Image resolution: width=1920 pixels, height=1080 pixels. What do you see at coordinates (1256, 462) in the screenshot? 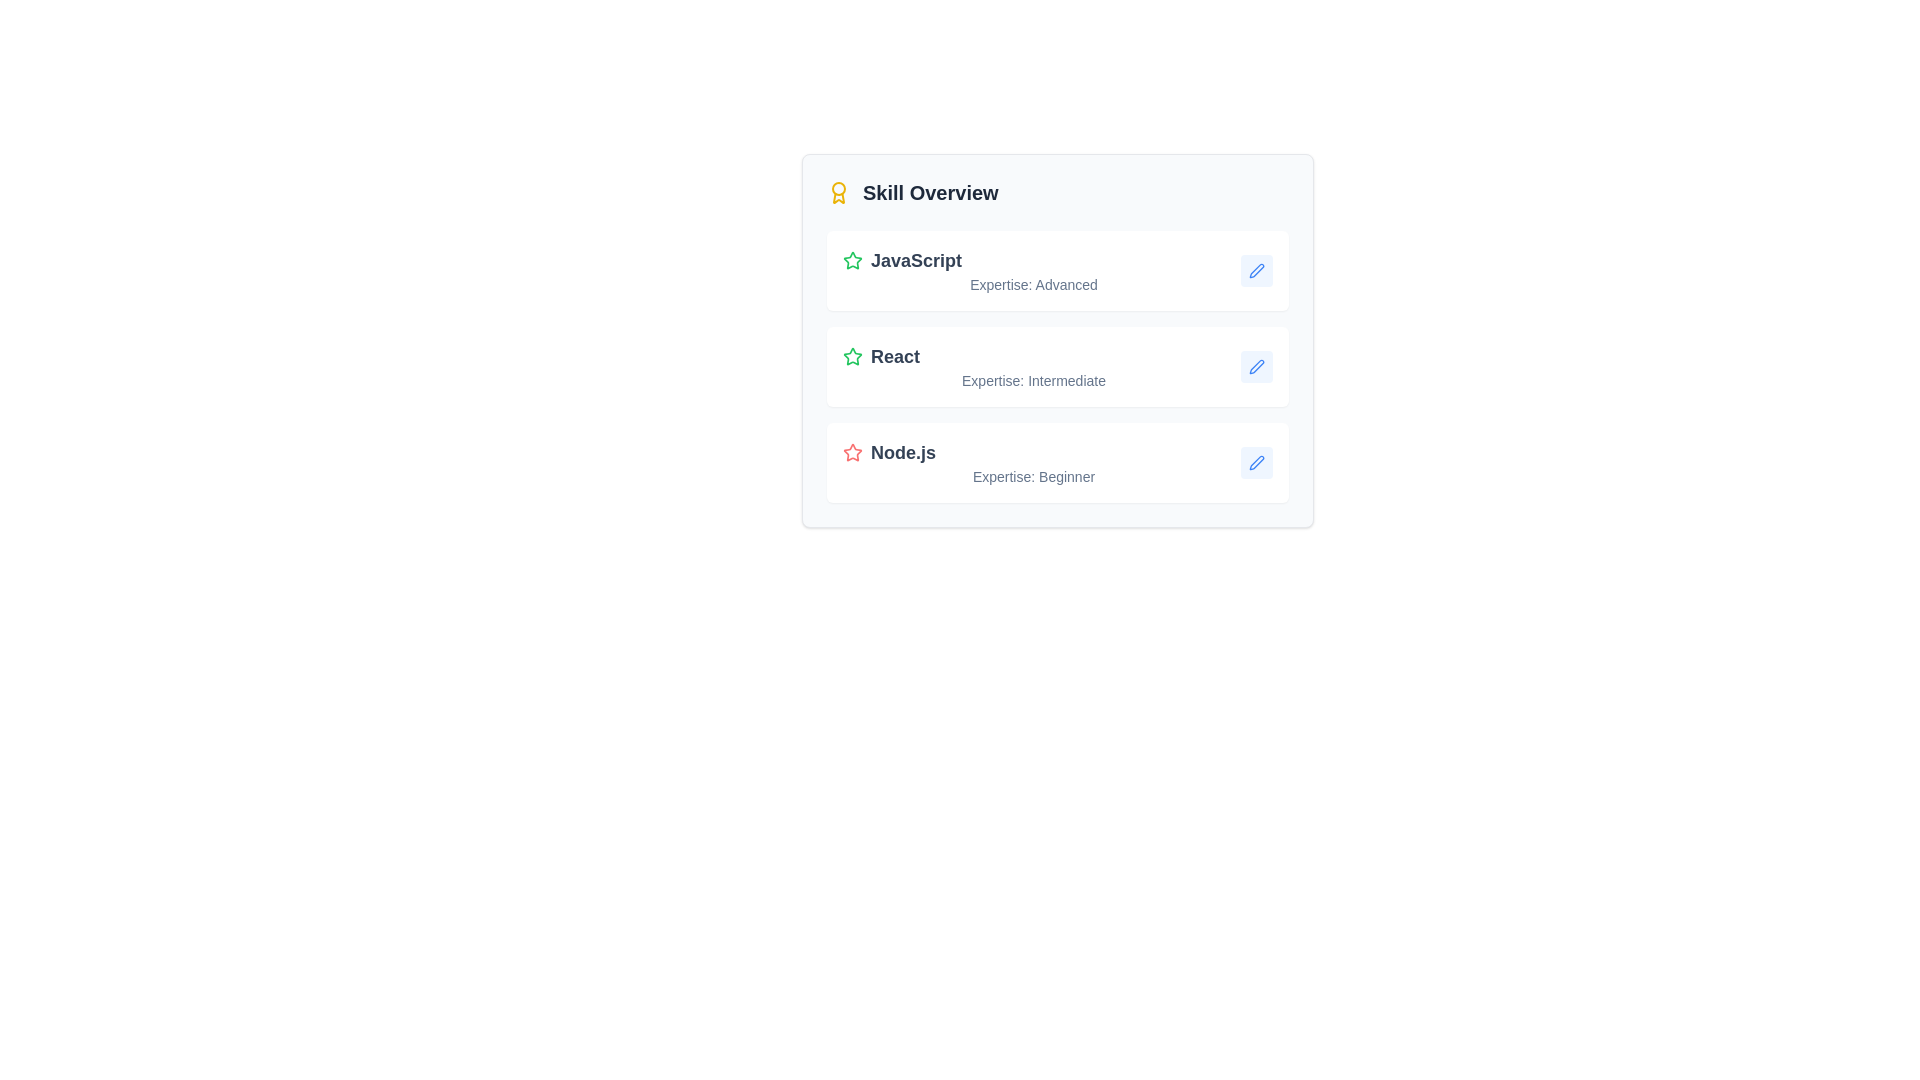
I see `the pen icon located at the bottom-right of the 'Node.js' skill card to initiate editing` at bounding box center [1256, 462].